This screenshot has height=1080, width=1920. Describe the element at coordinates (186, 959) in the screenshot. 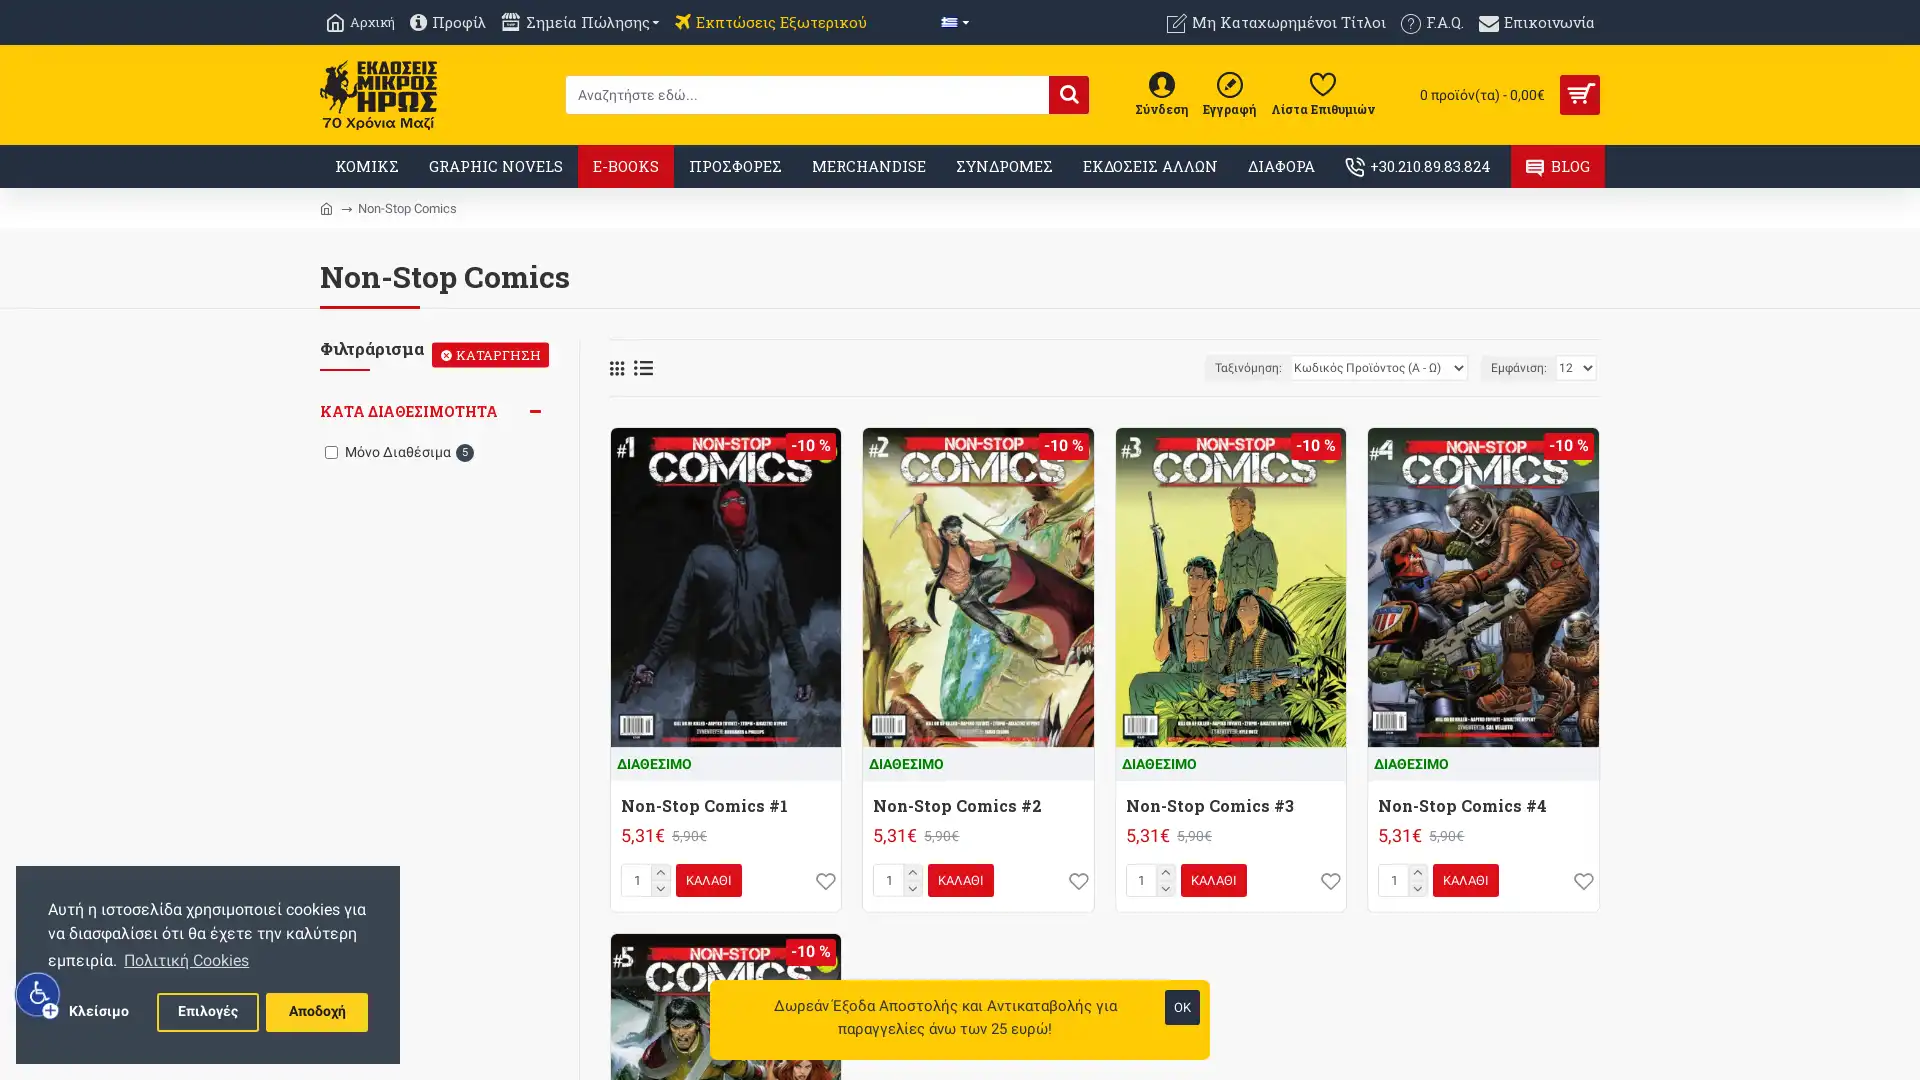

I see `learn more about cookies` at that location.